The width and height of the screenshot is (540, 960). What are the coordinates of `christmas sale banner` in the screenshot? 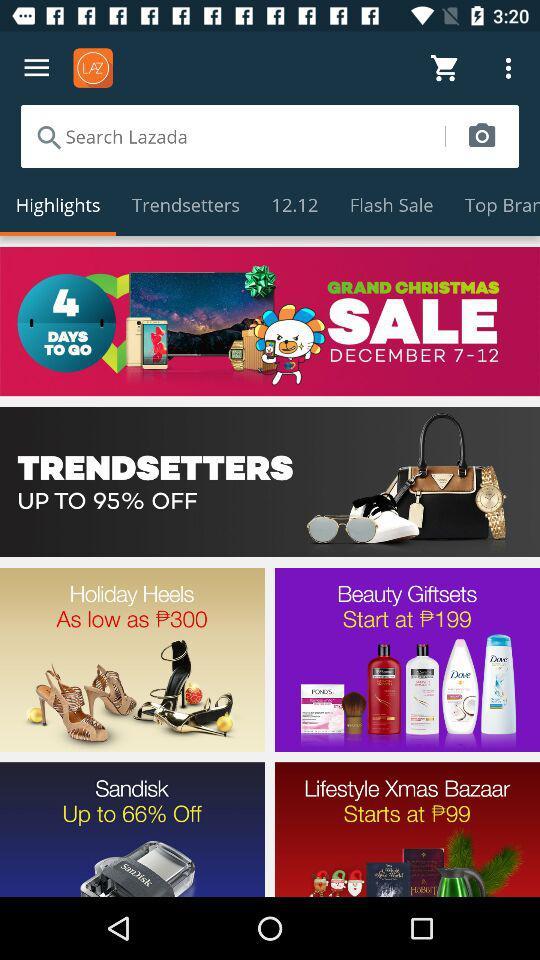 It's located at (270, 321).